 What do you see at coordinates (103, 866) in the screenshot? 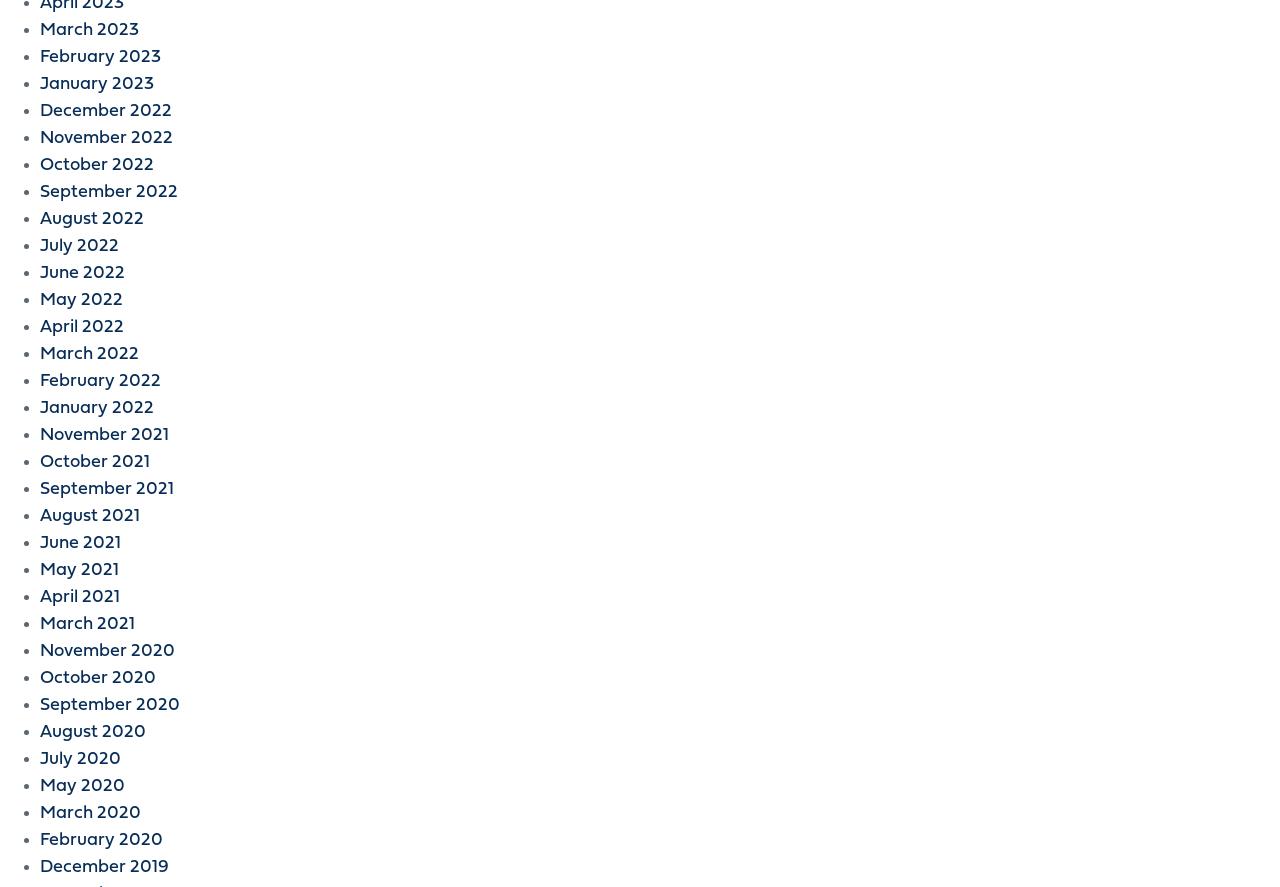
I see `'December 2019'` at bounding box center [103, 866].